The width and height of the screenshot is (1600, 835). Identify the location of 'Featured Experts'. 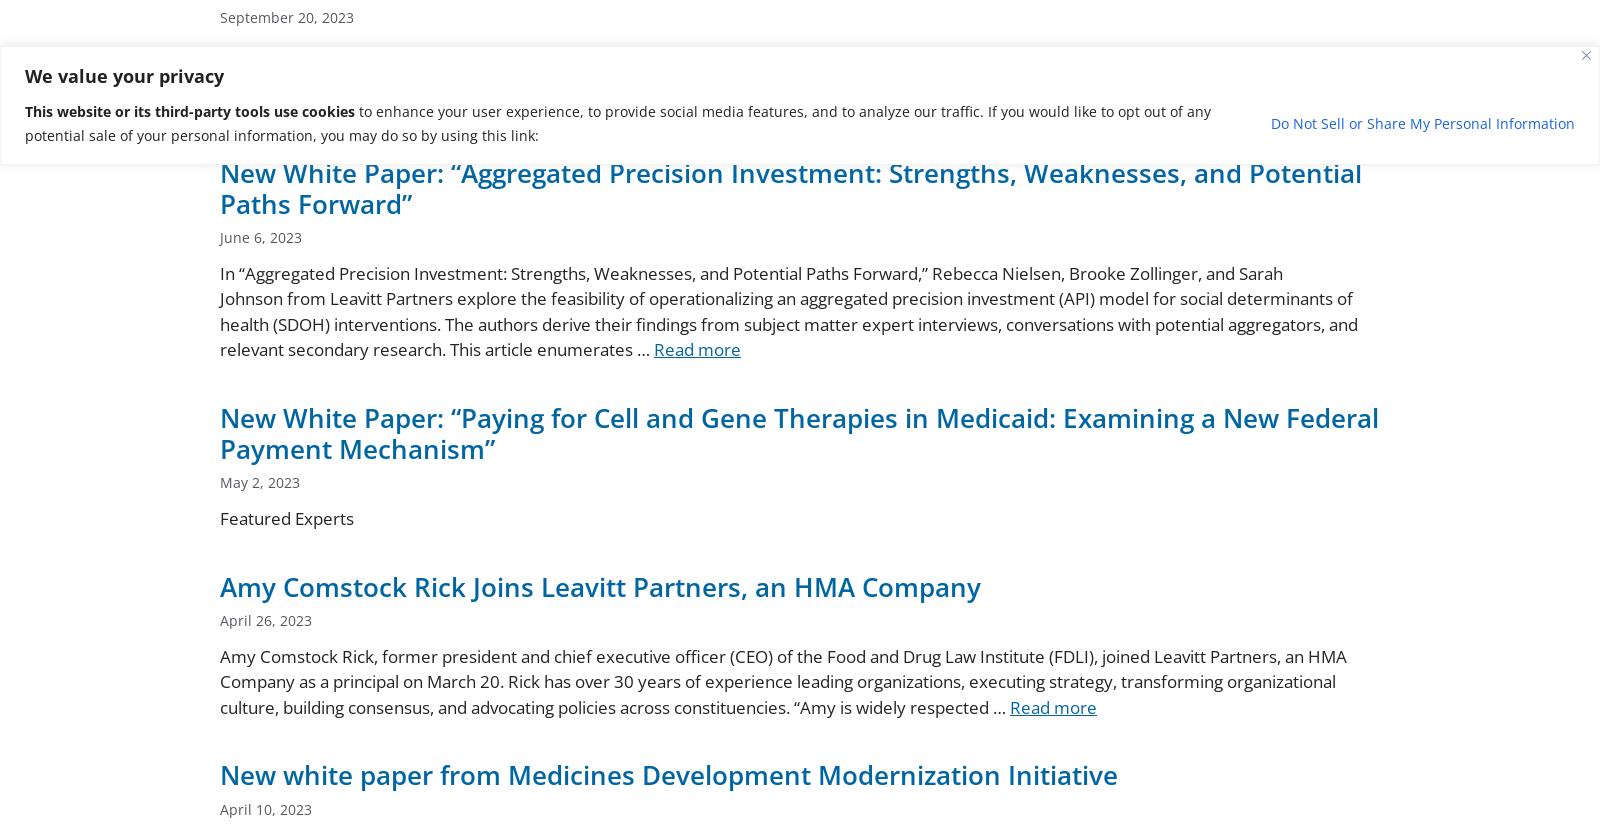
(287, 518).